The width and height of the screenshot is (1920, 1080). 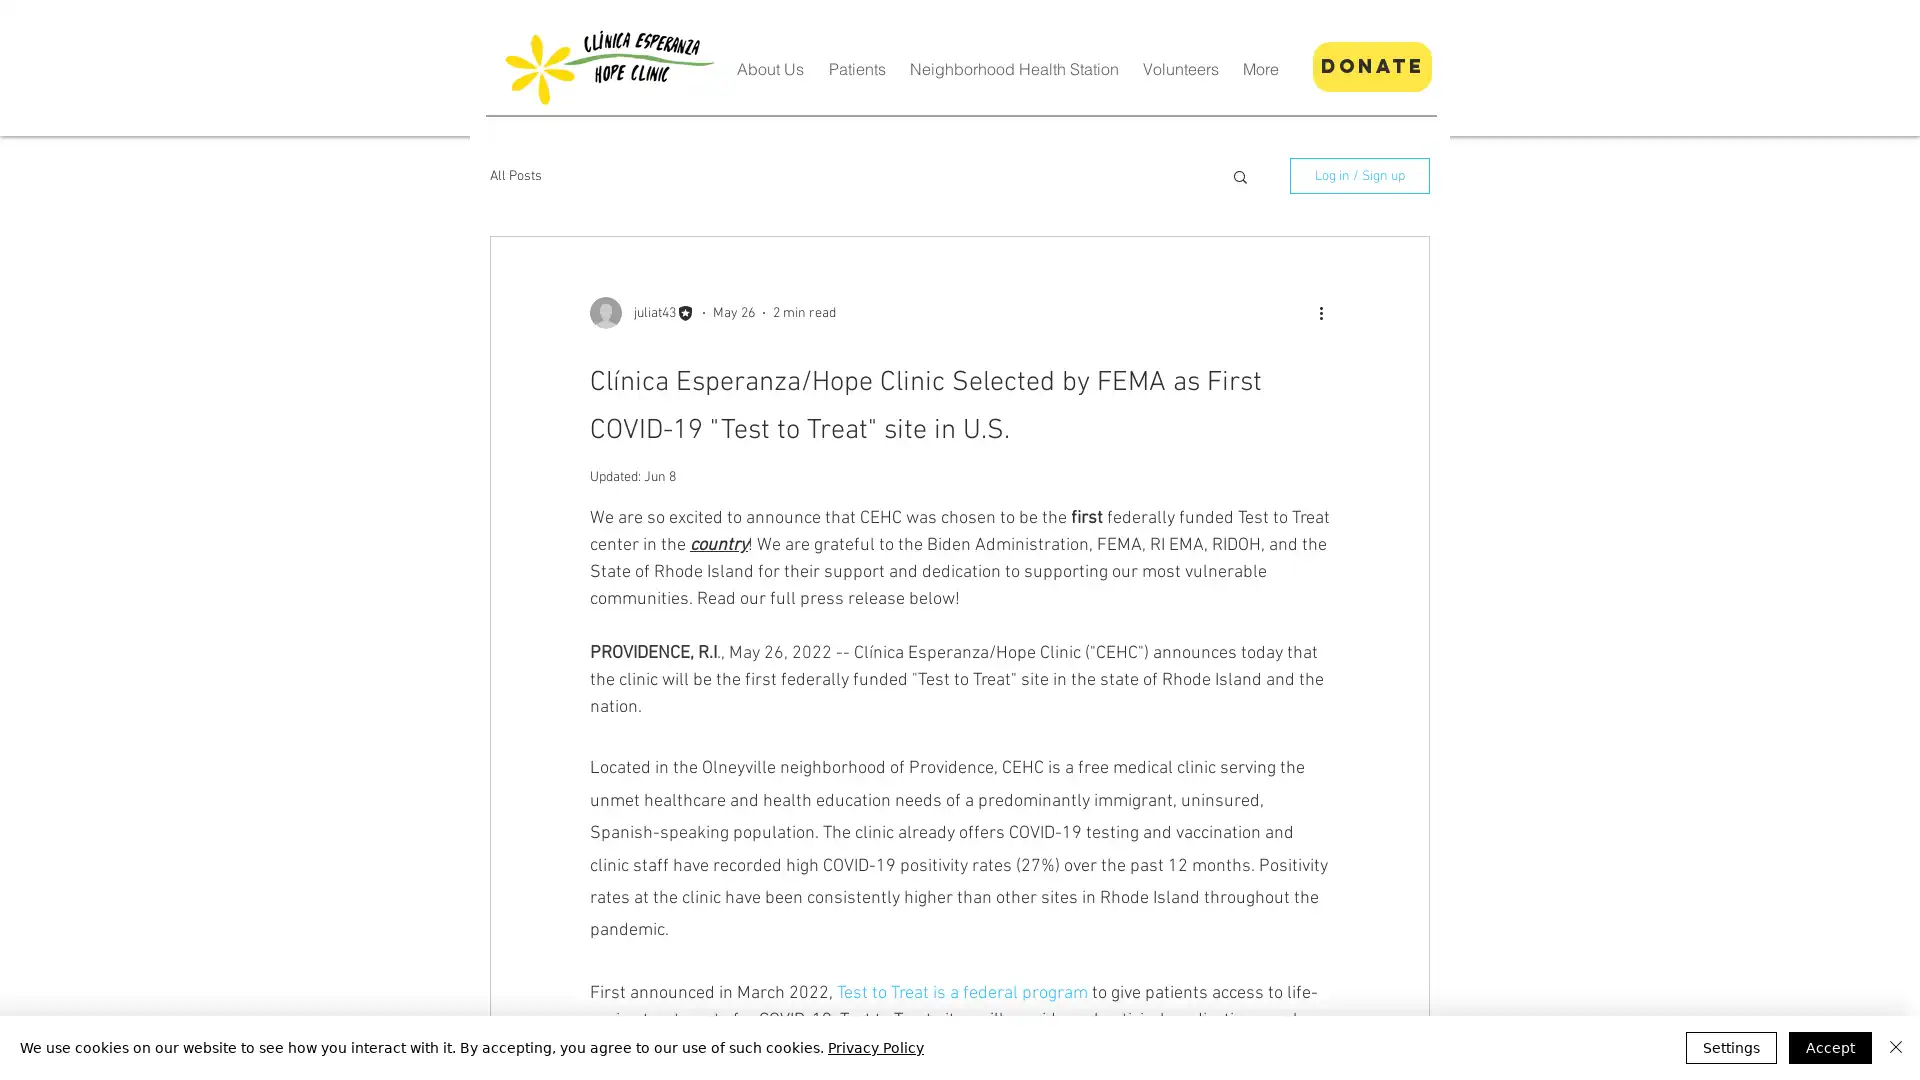 I want to click on Search, so click(x=1239, y=177).